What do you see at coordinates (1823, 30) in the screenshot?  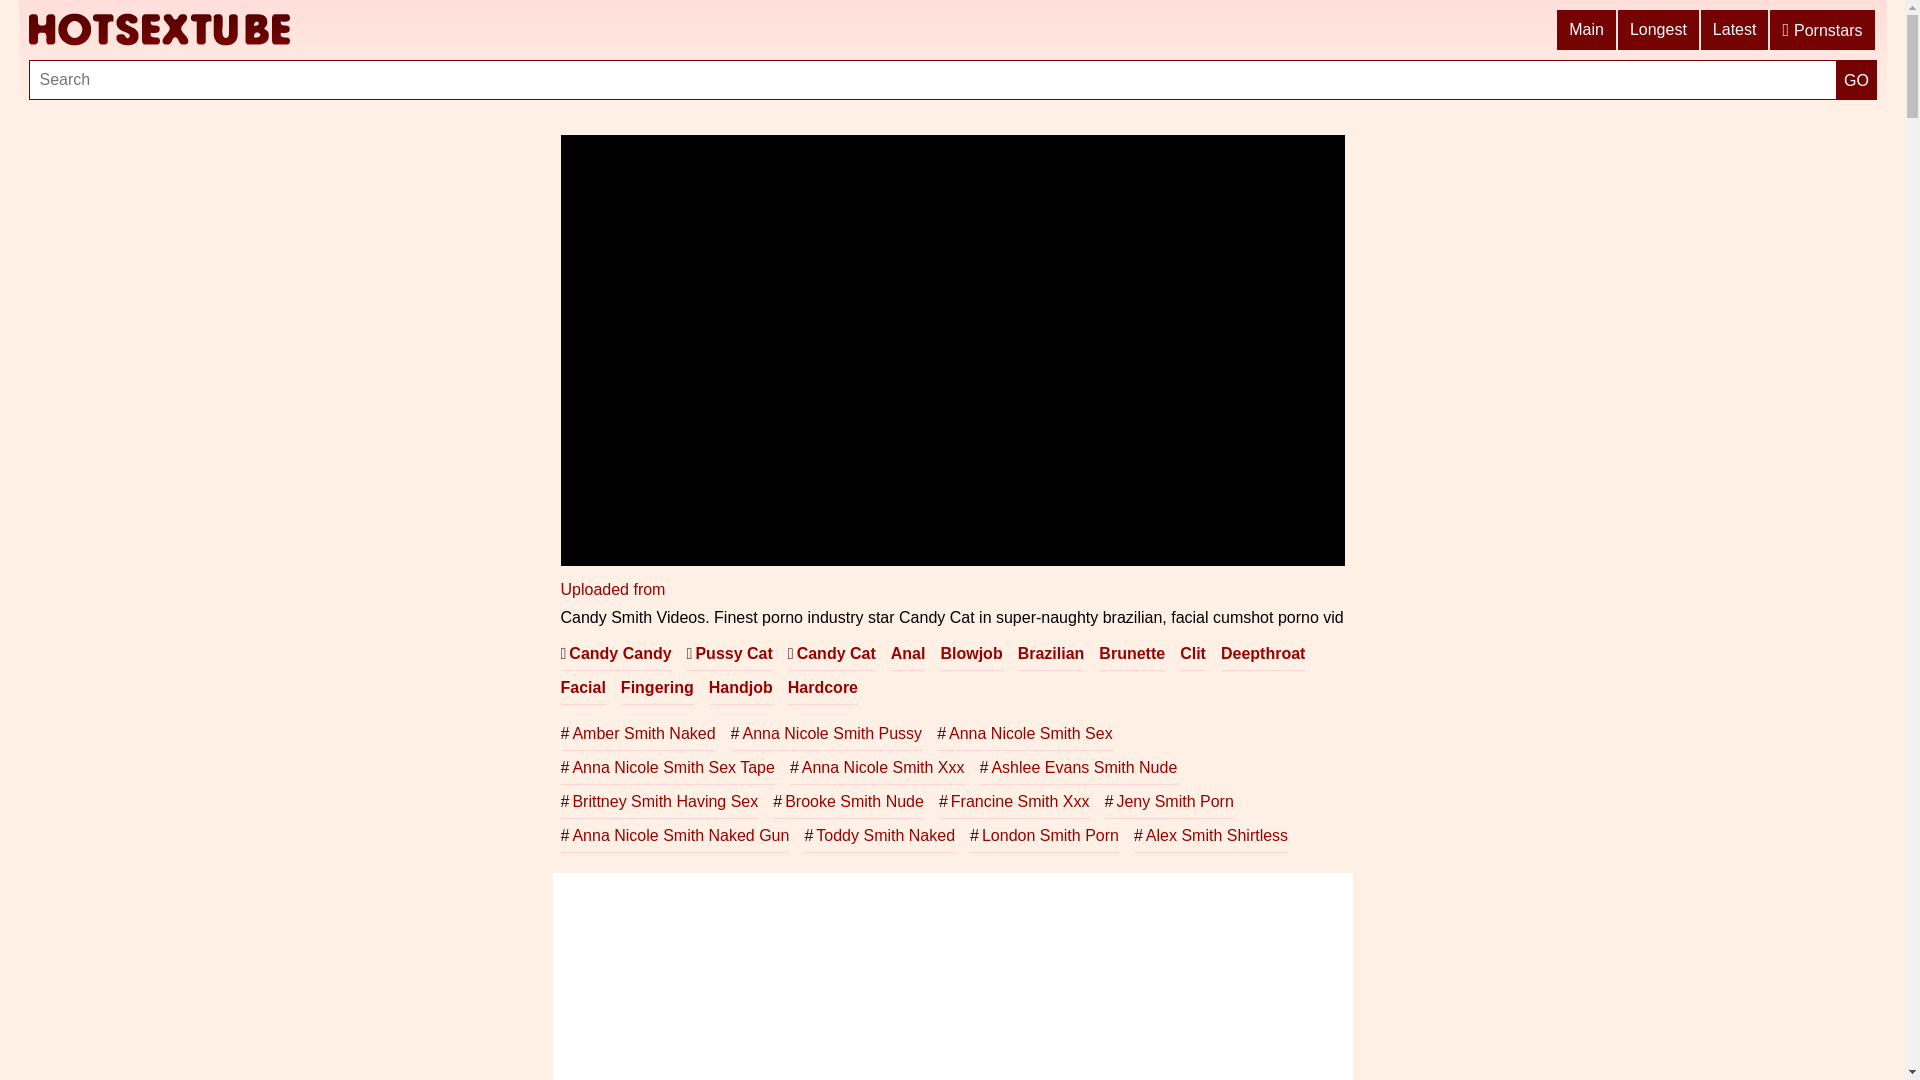 I see `'Pornstars'` at bounding box center [1823, 30].